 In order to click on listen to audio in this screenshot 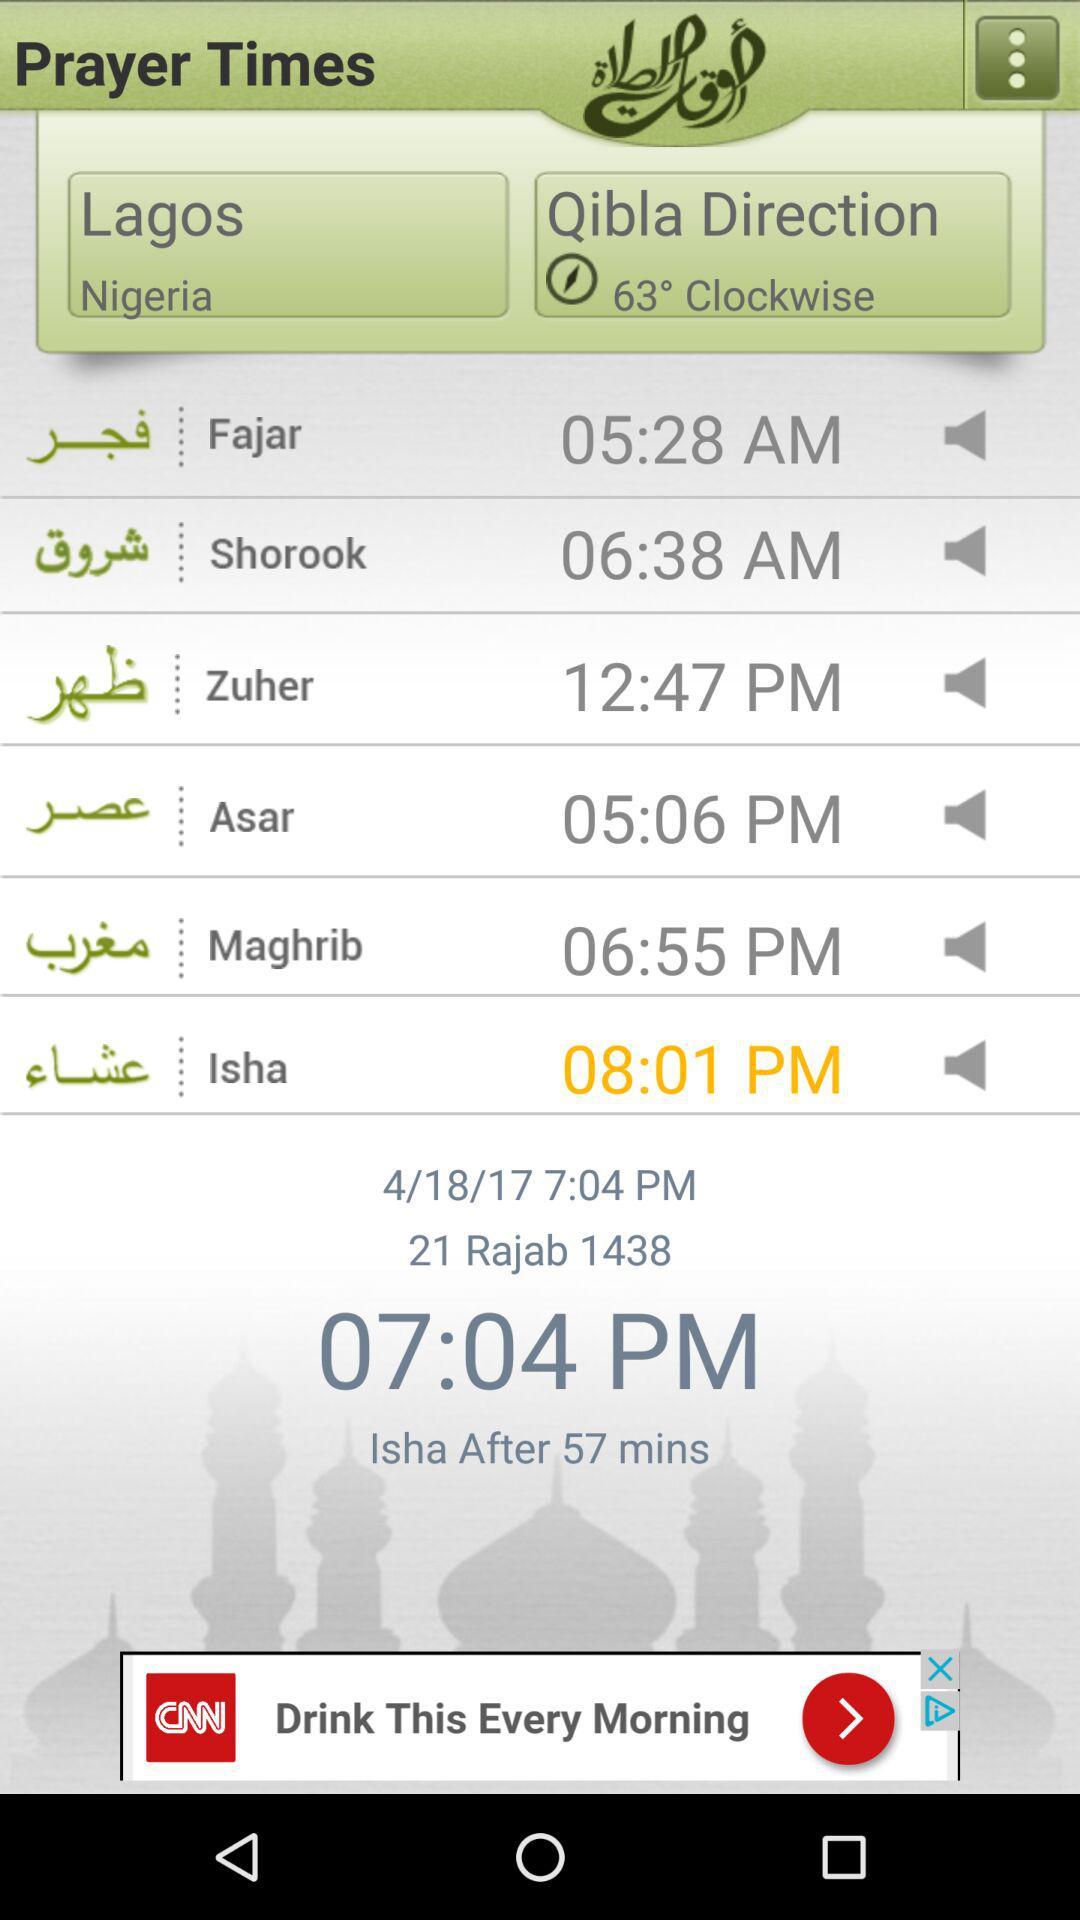, I will do `click(981, 436)`.